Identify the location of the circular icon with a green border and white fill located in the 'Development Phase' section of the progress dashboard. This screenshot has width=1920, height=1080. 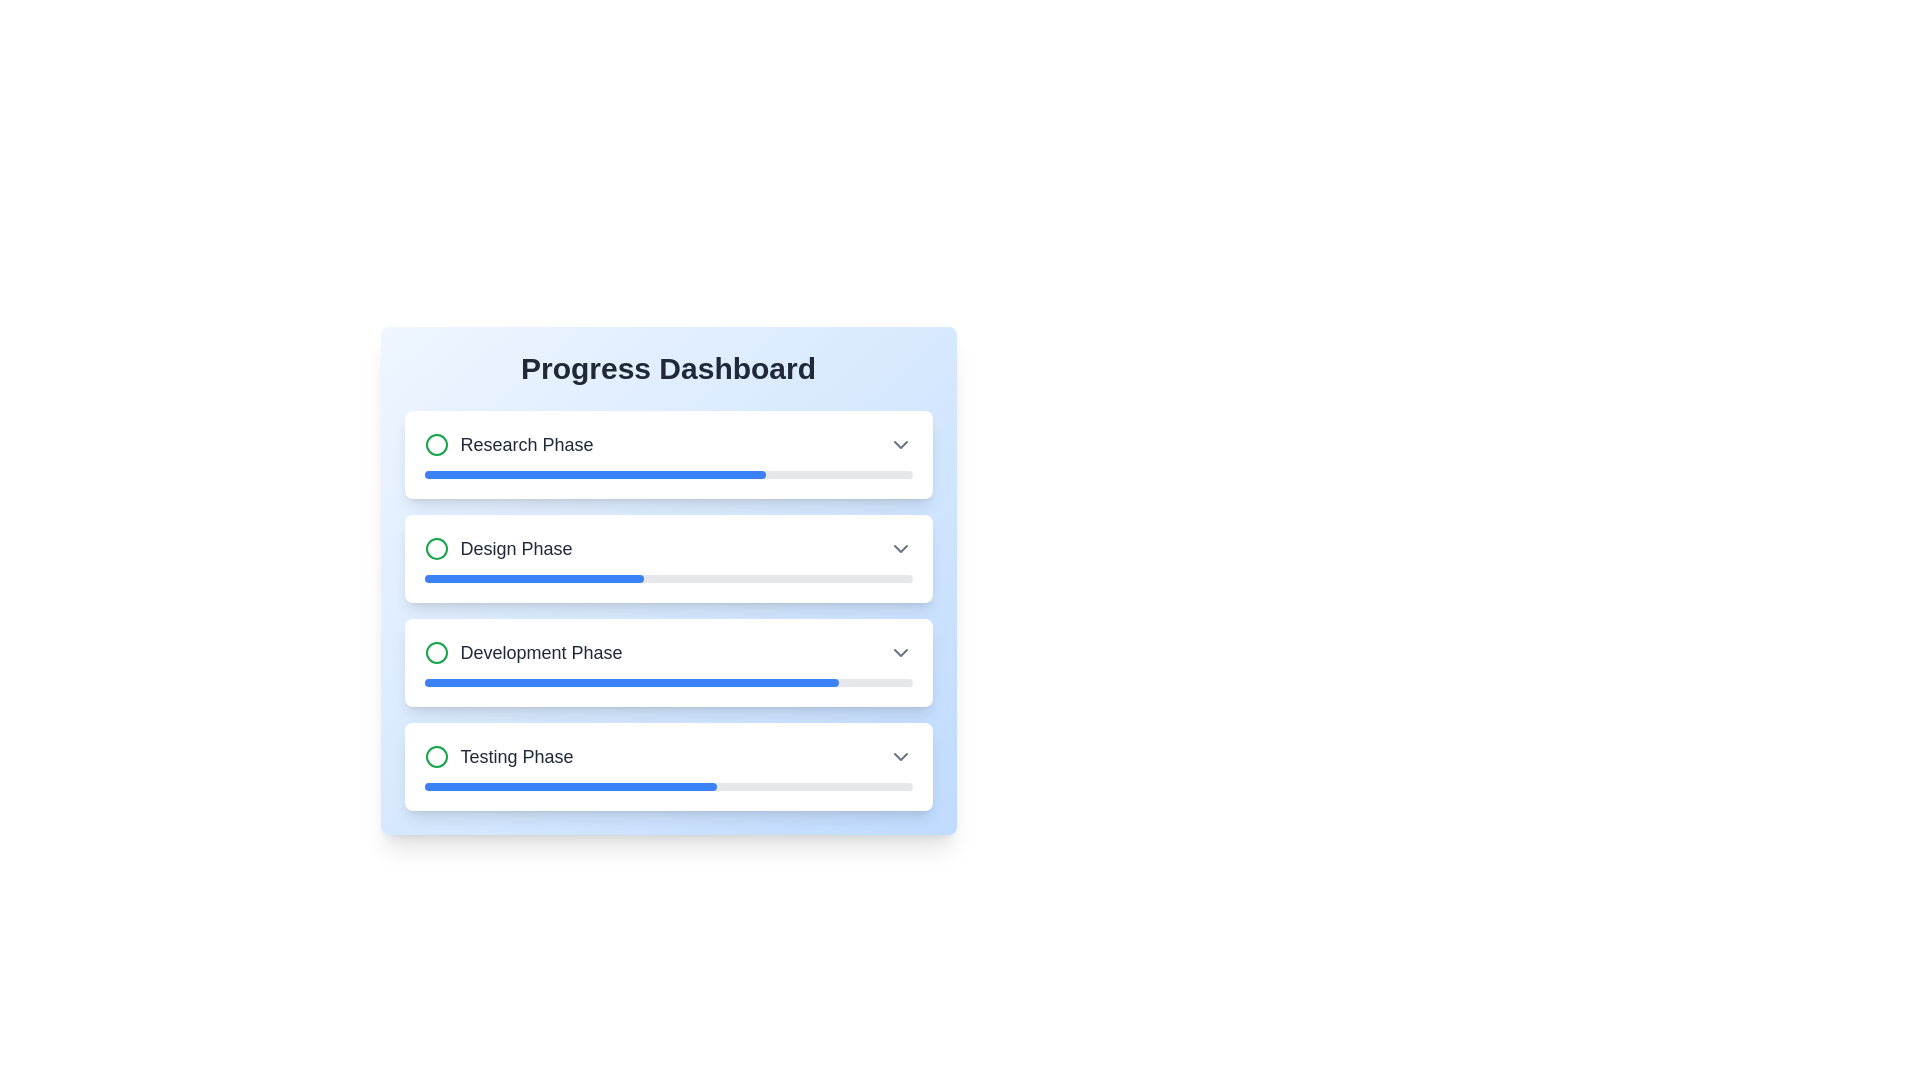
(435, 652).